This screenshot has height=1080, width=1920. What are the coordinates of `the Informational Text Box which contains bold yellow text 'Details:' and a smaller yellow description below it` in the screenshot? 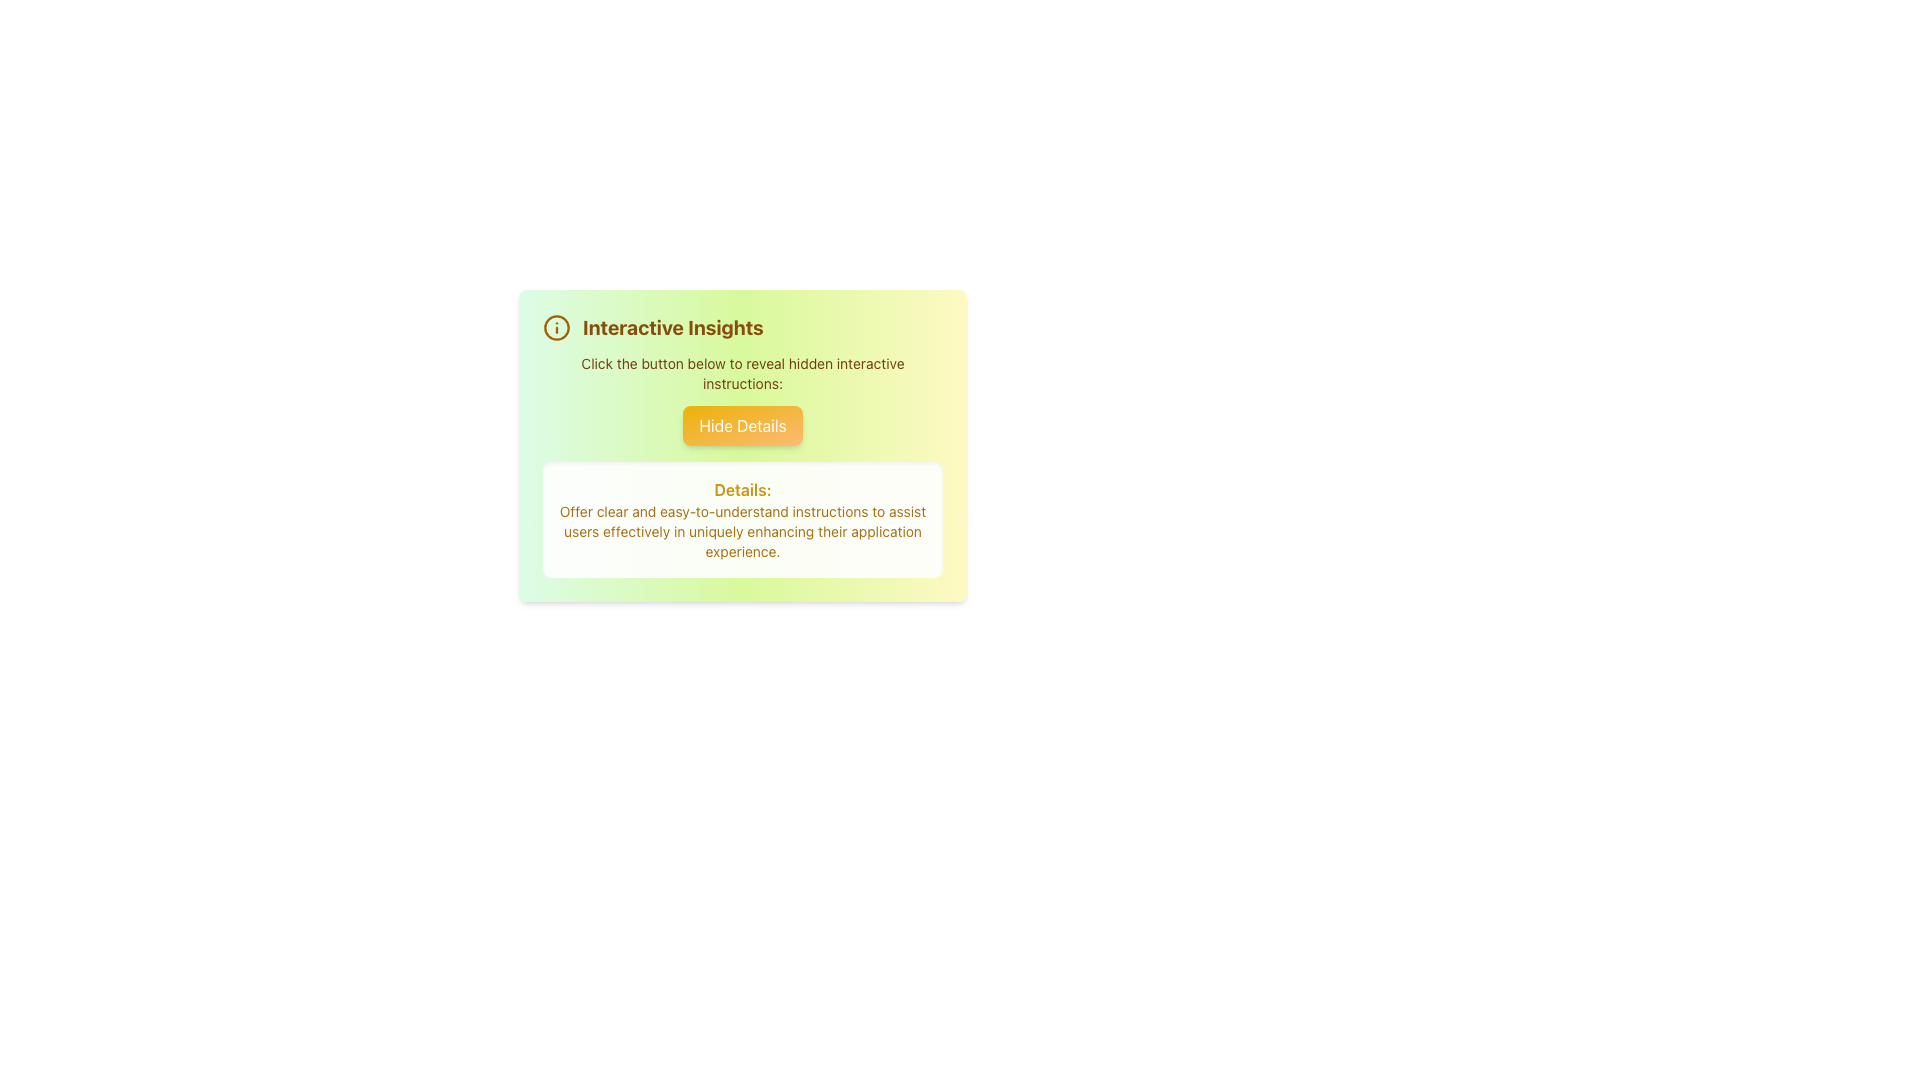 It's located at (742, 519).